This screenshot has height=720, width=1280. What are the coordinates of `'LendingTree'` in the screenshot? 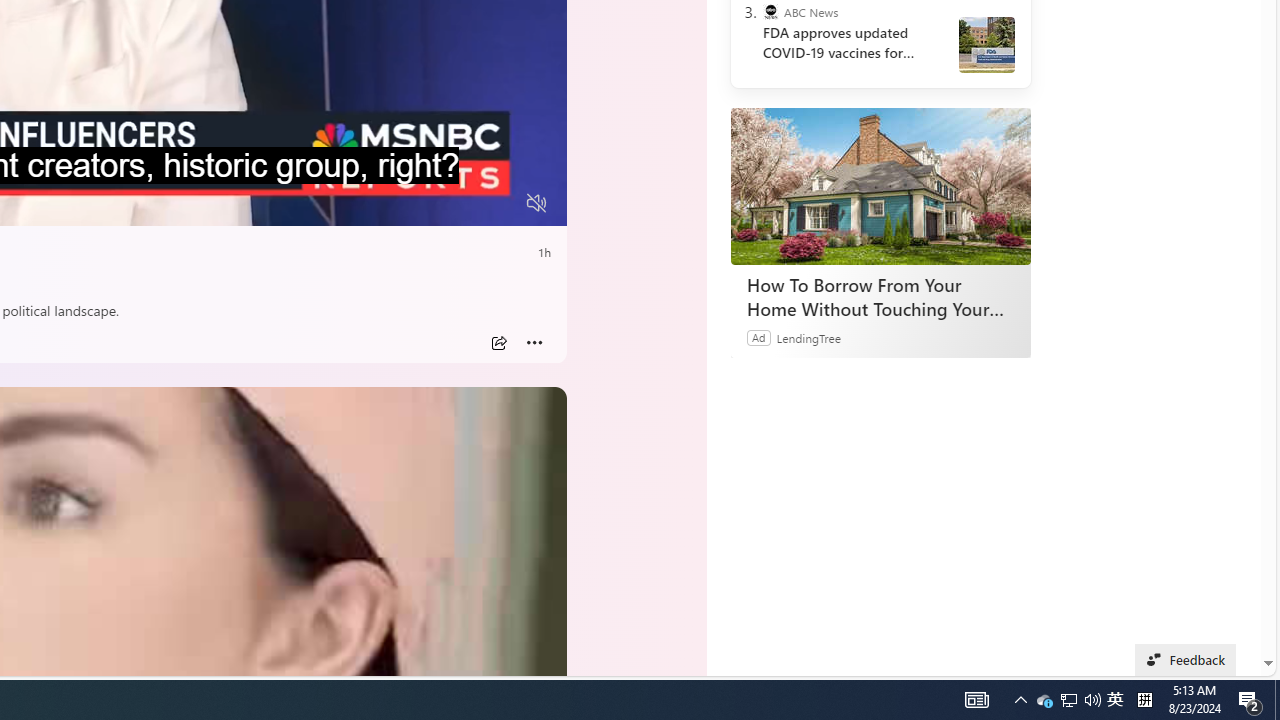 It's located at (808, 336).